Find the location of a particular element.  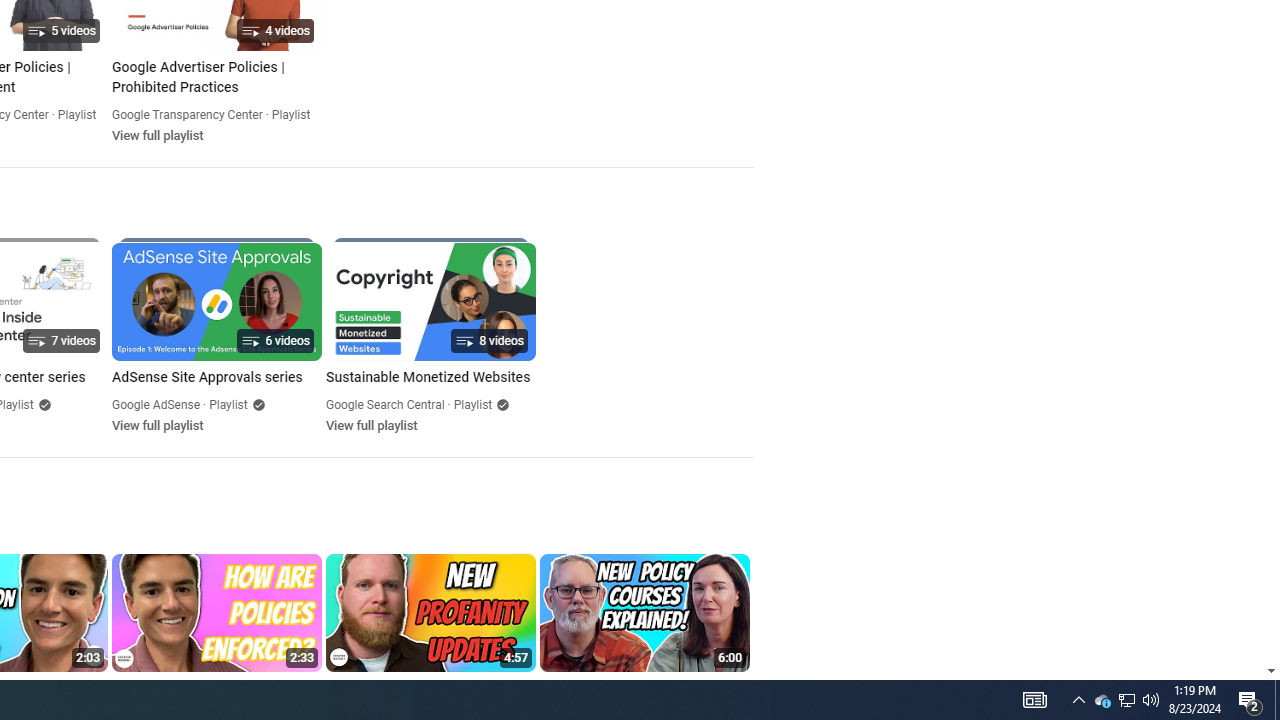

'Google Transparency Center' is located at coordinates (187, 114).